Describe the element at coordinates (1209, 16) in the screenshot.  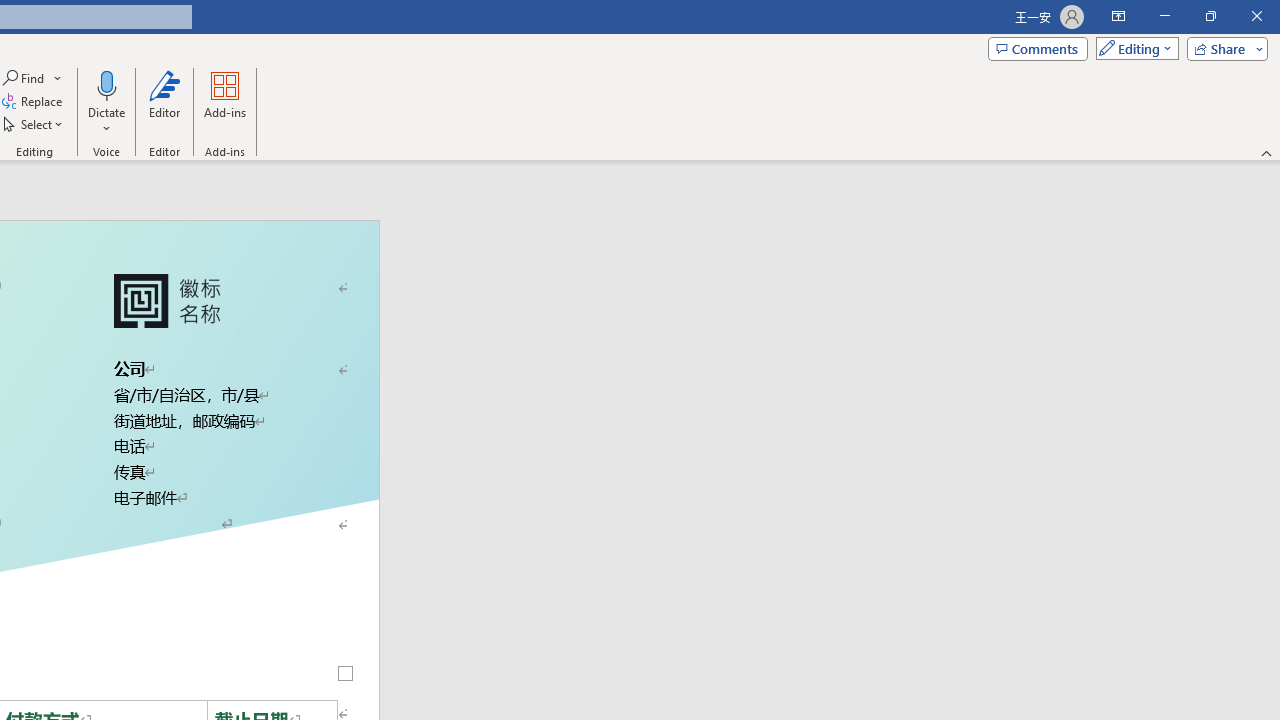
I see `'Restore Down'` at that location.